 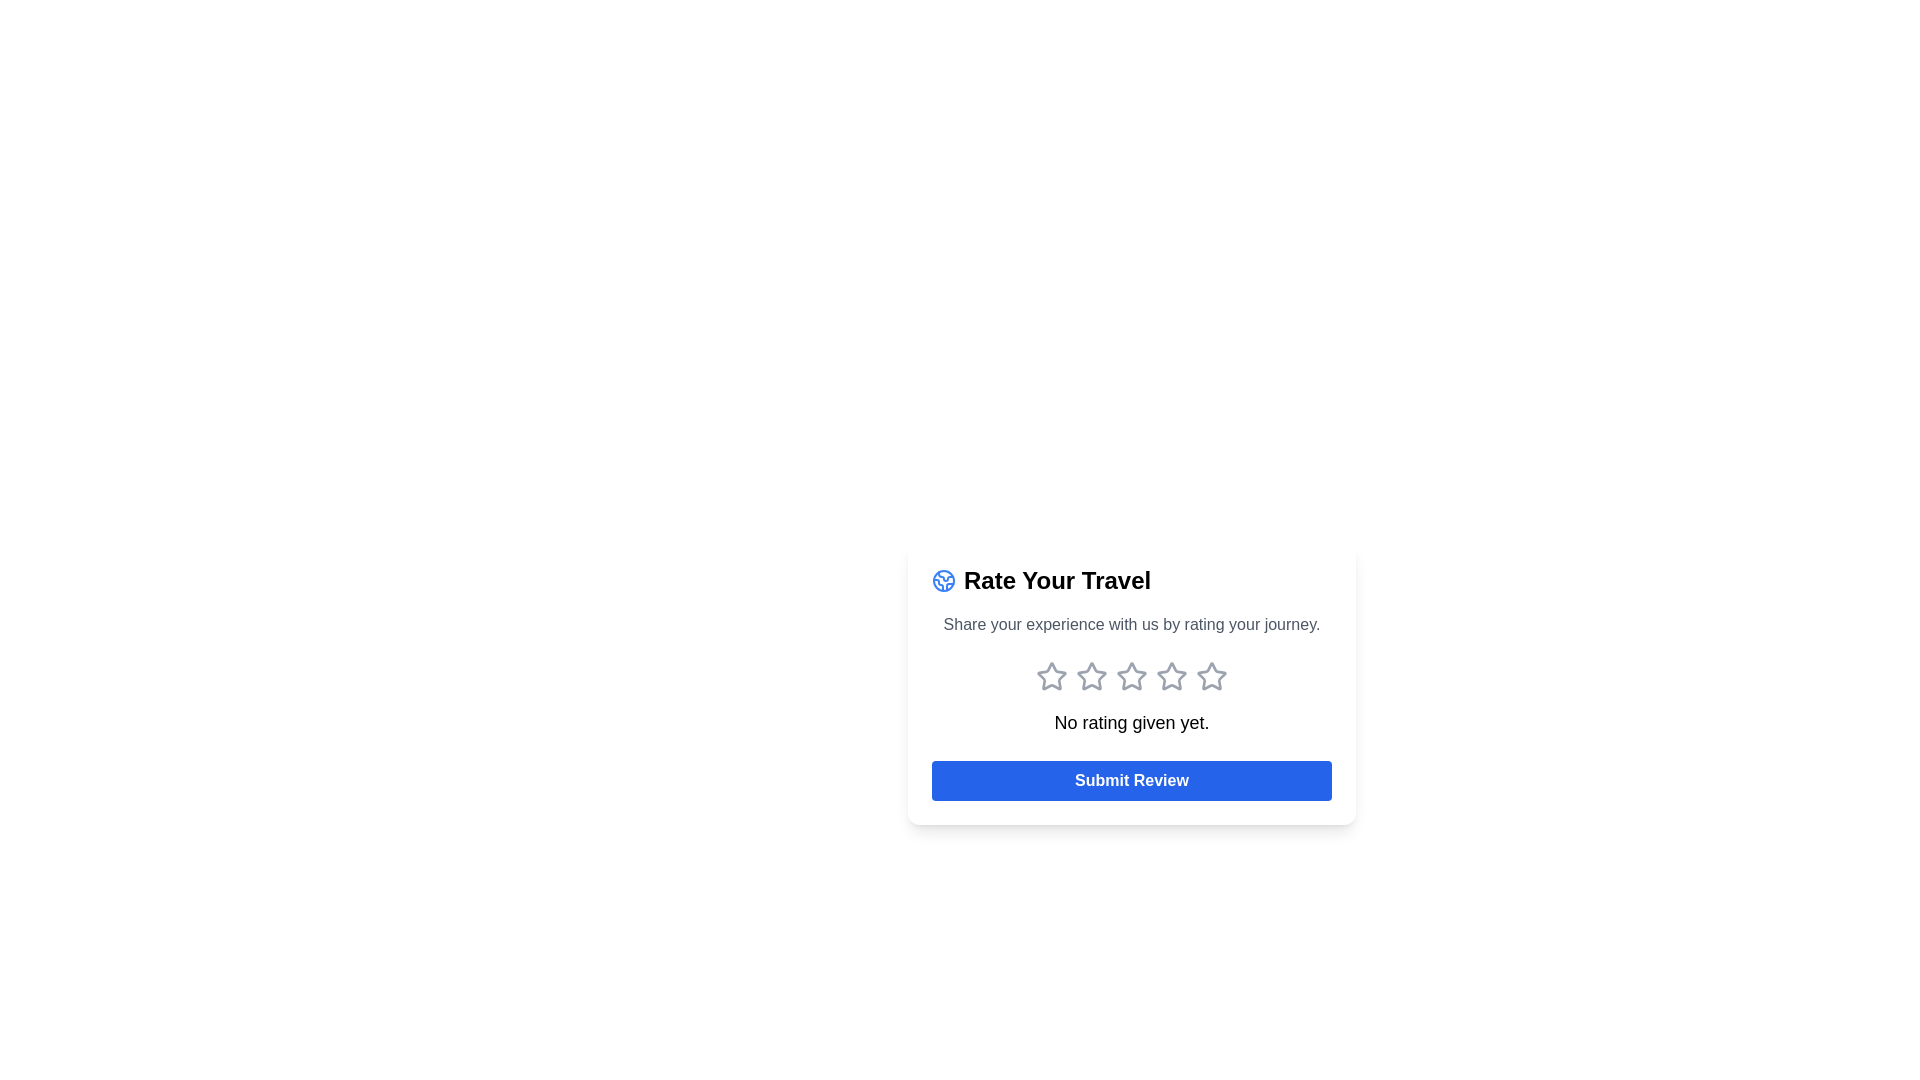 I want to click on the third star icon in the rating system to rate 3 stars, so click(x=1132, y=676).